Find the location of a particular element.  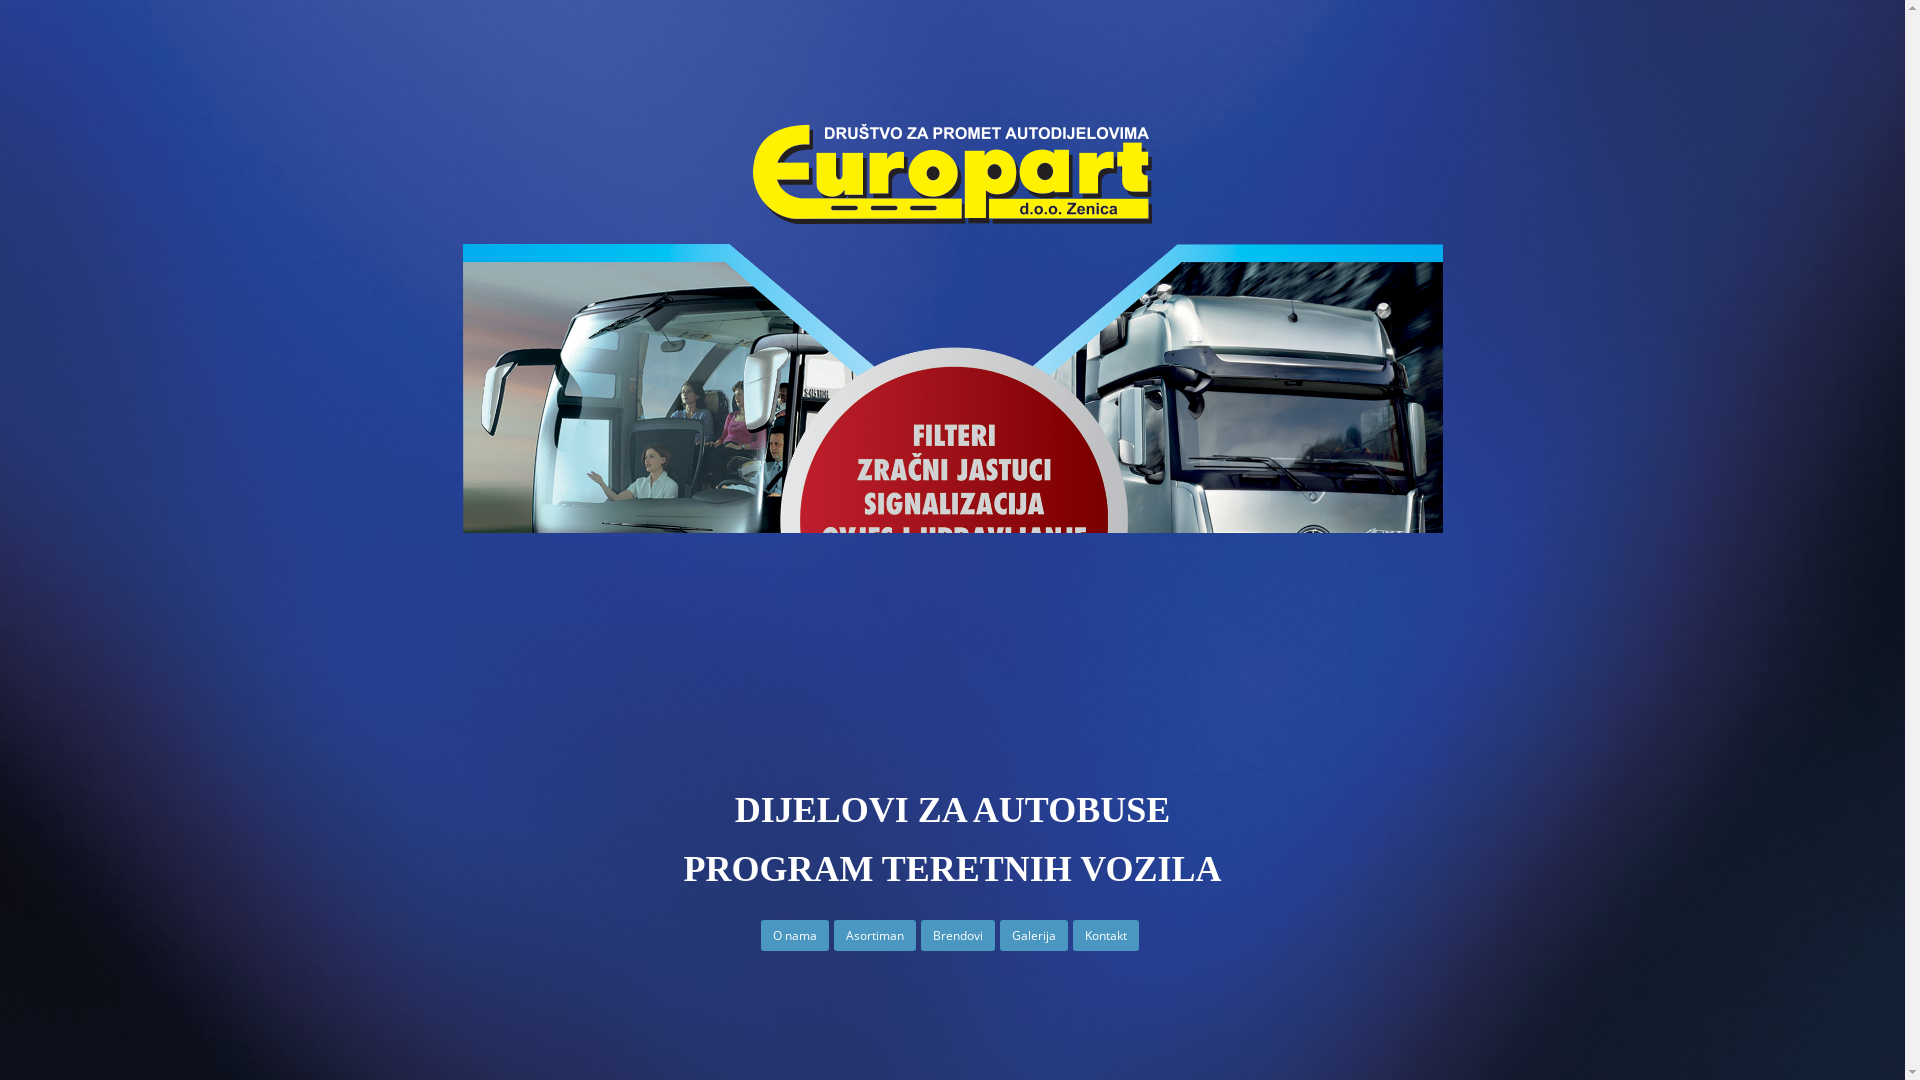

'Galerija' is located at coordinates (1033, 936).